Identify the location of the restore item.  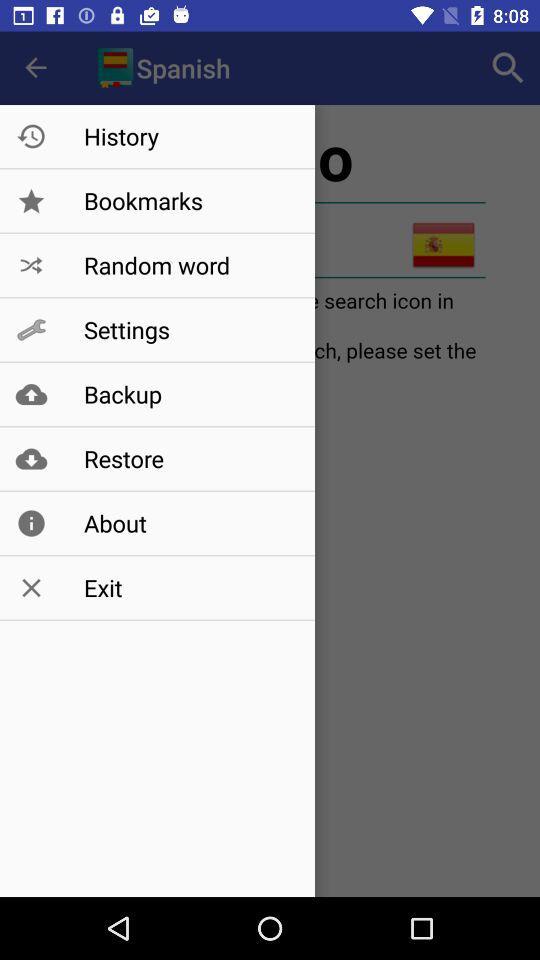
(189, 458).